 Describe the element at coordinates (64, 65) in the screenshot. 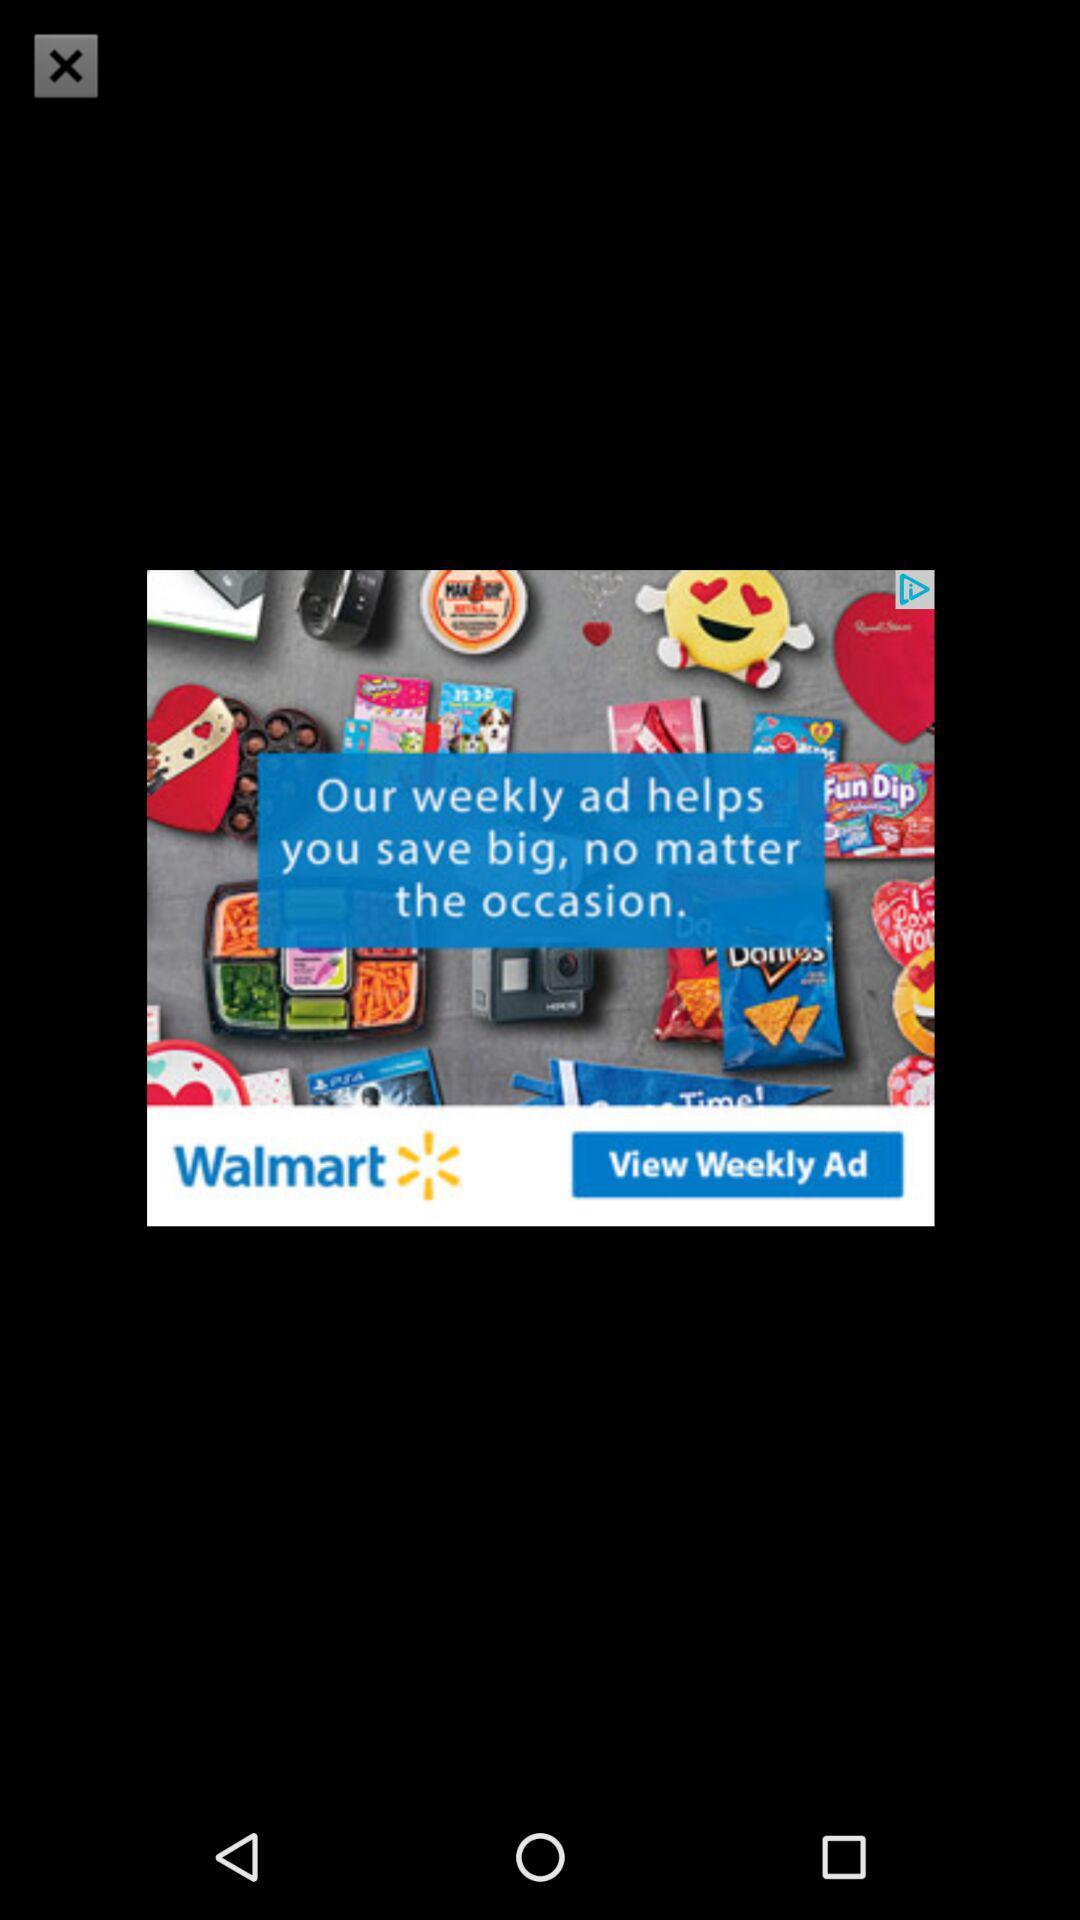

I see `the close icon` at that location.